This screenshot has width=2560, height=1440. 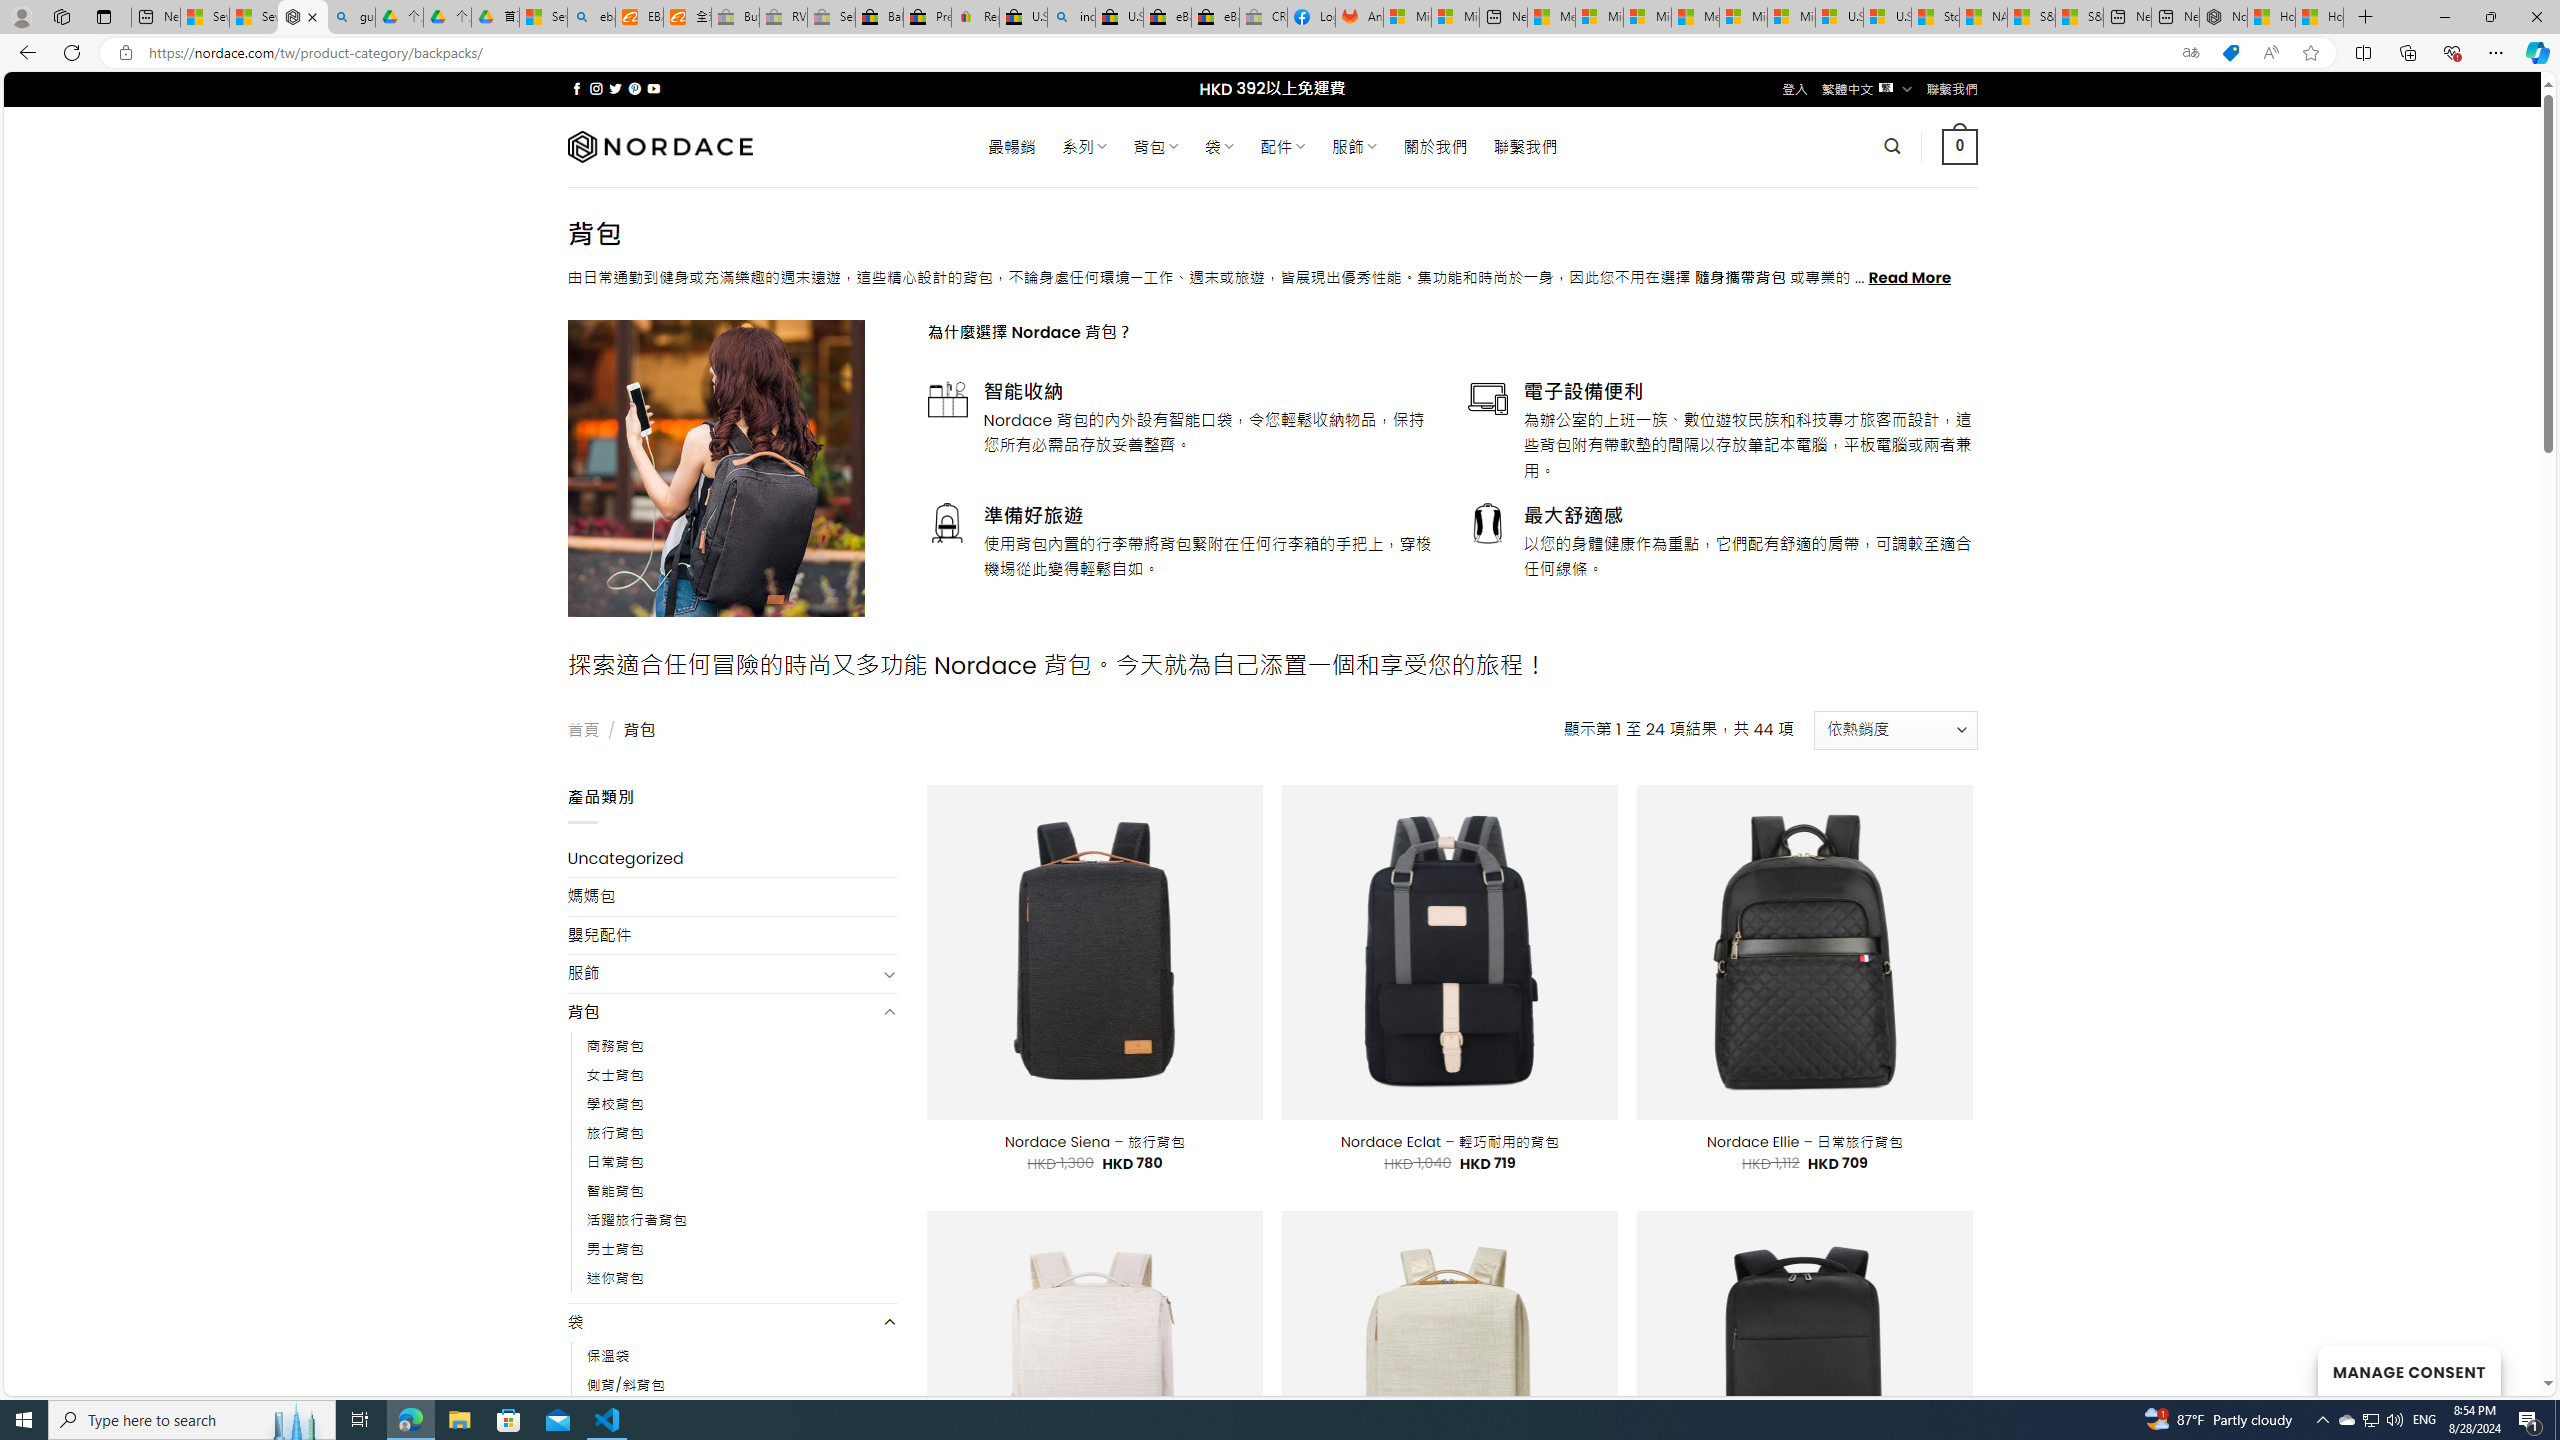 What do you see at coordinates (591, 16) in the screenshot?
I see `'ebay - Search'` at bounding box center [591, 16].